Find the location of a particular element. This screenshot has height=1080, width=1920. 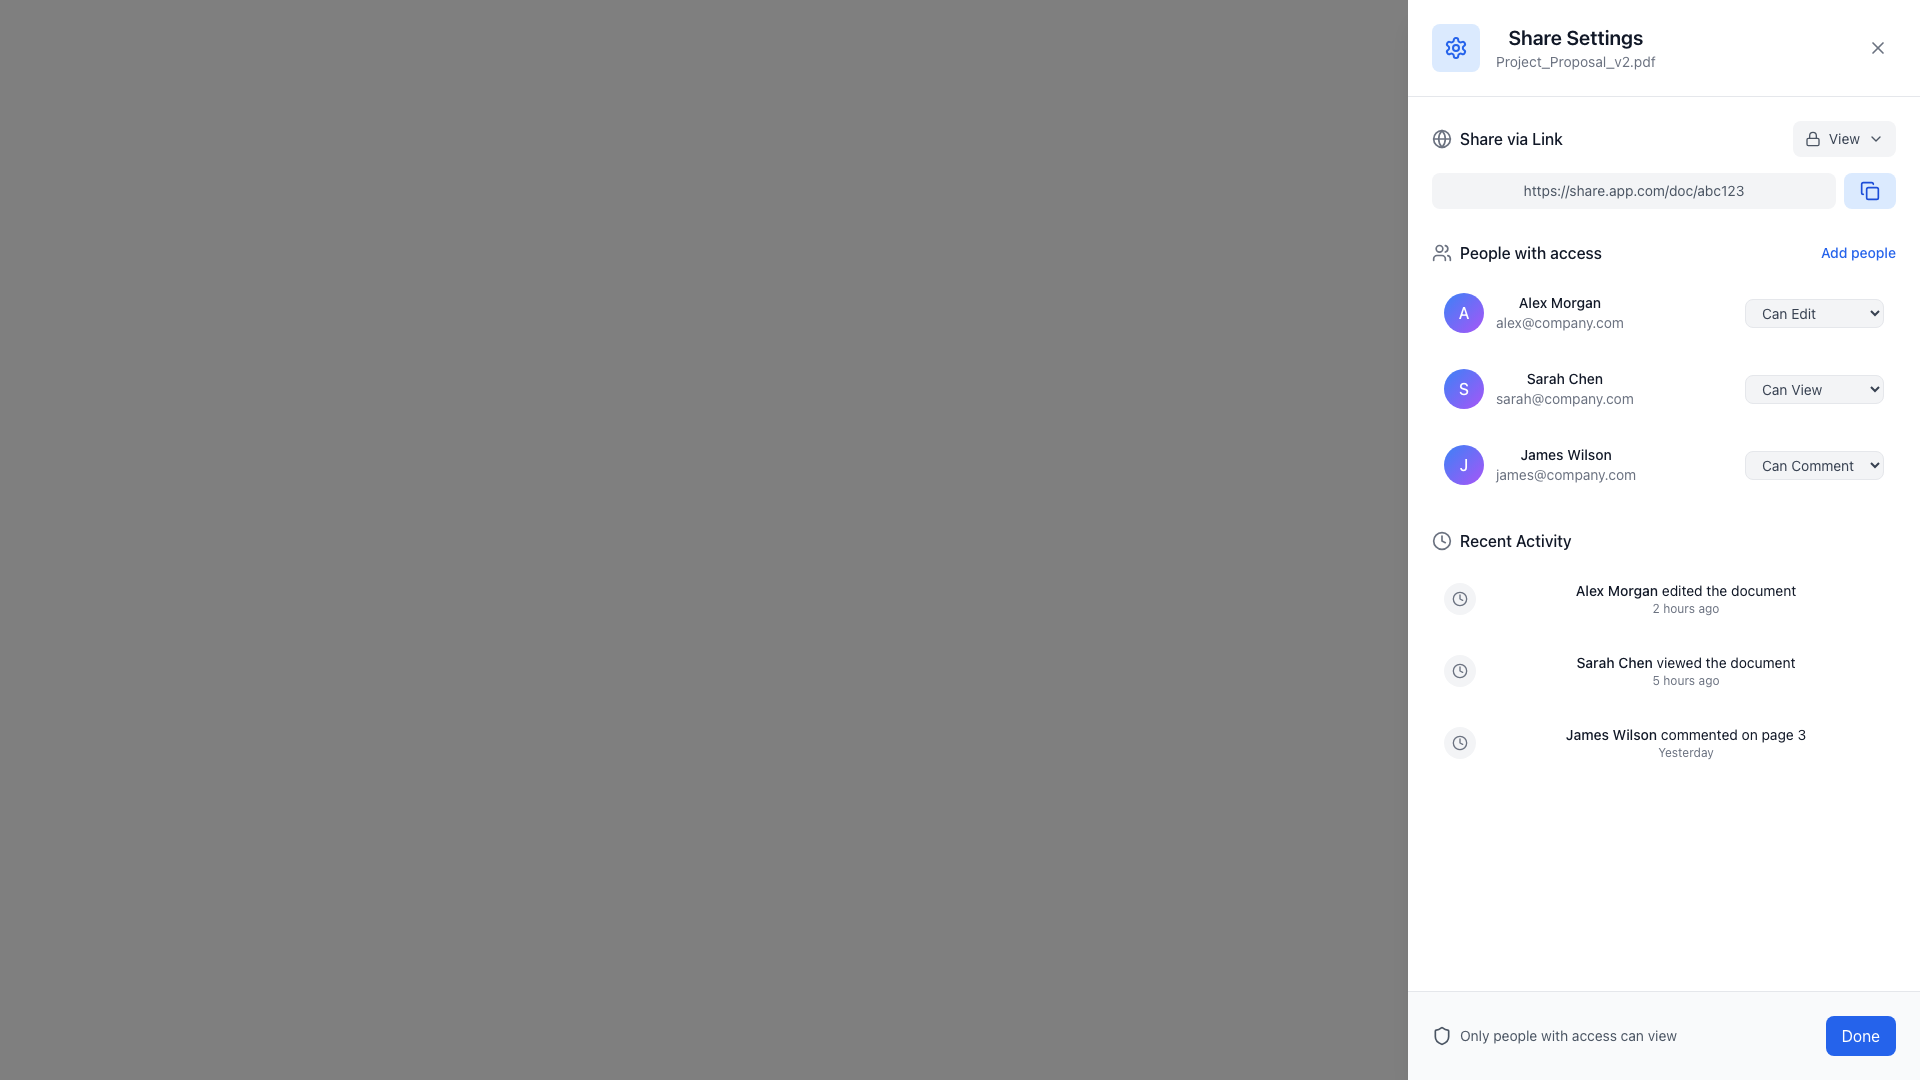

the icon representing a group of three people, which is a gray outline style decorative element located to the left of the 'People with access' text in the sharing settings panel is located at coordinates (1441, 252).